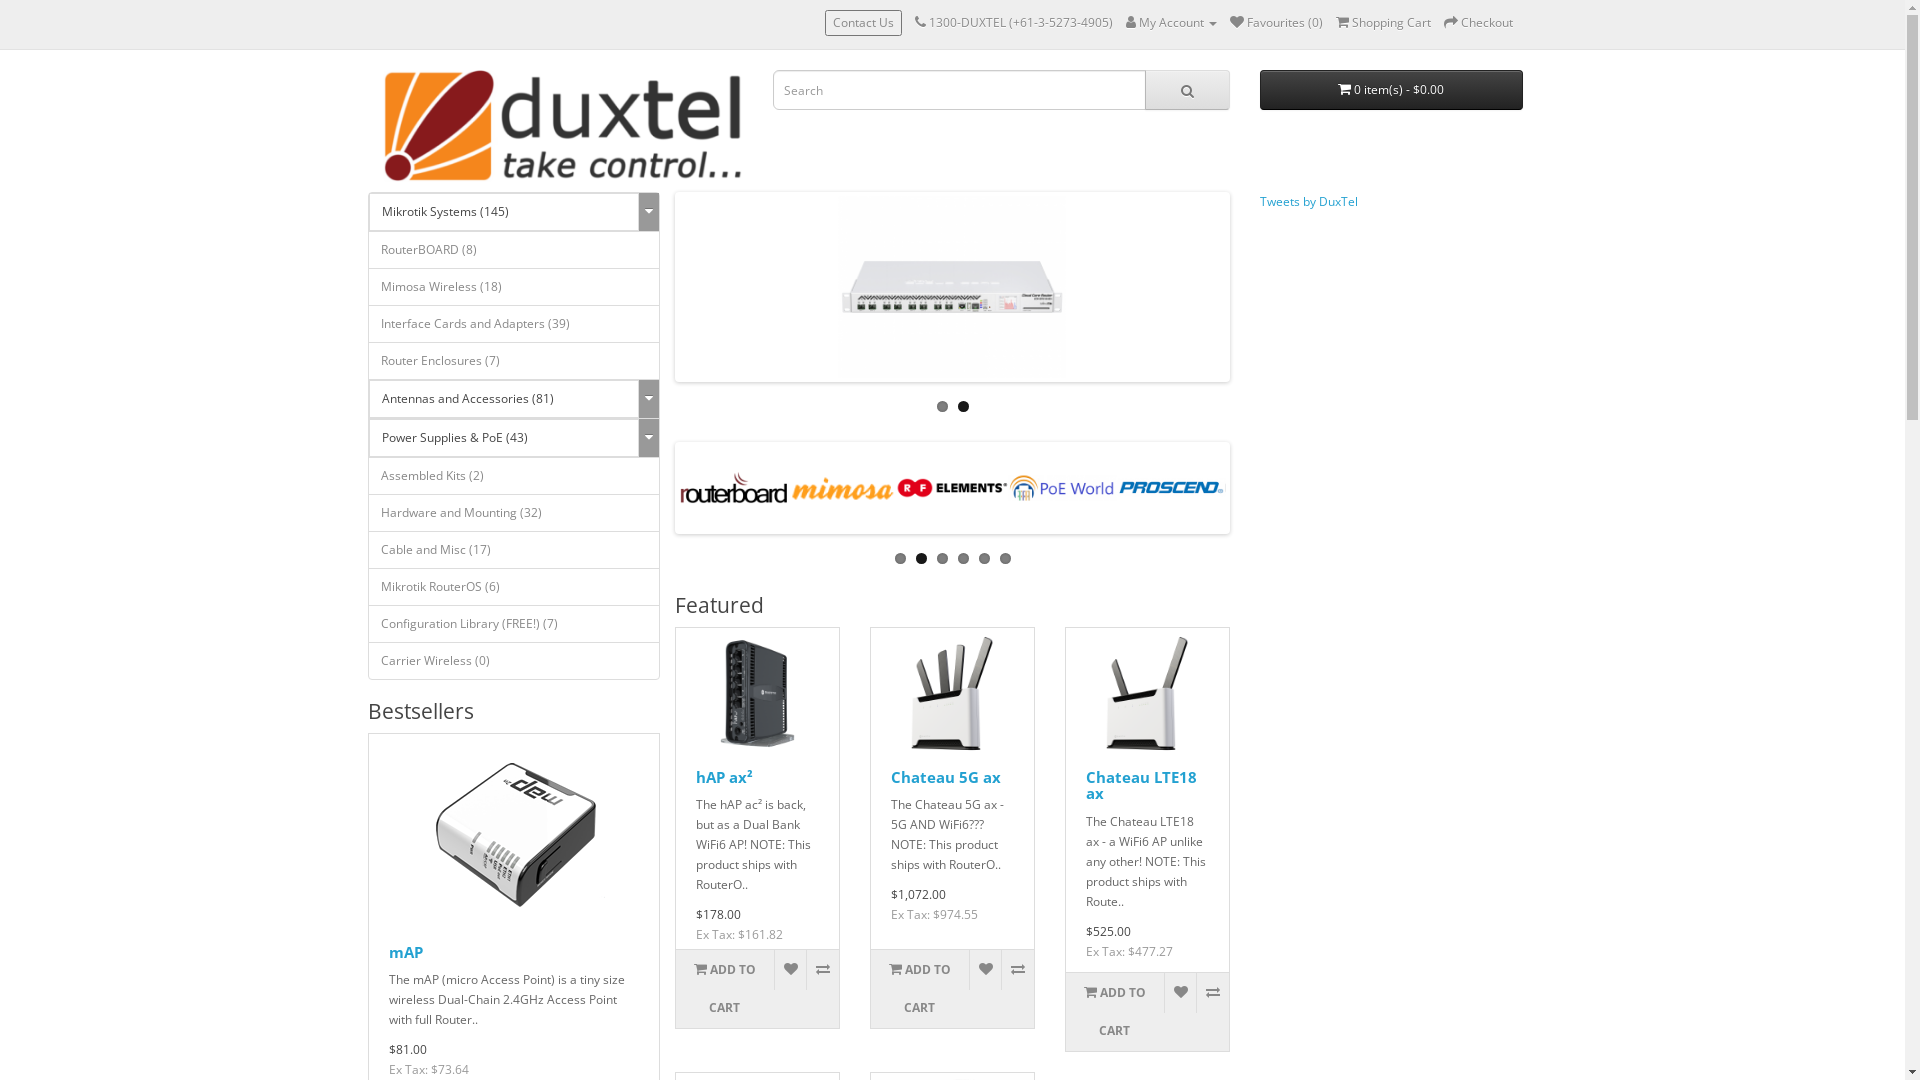  I want to click on 'Power Supplies & PoE (43)', so click(503, 437).